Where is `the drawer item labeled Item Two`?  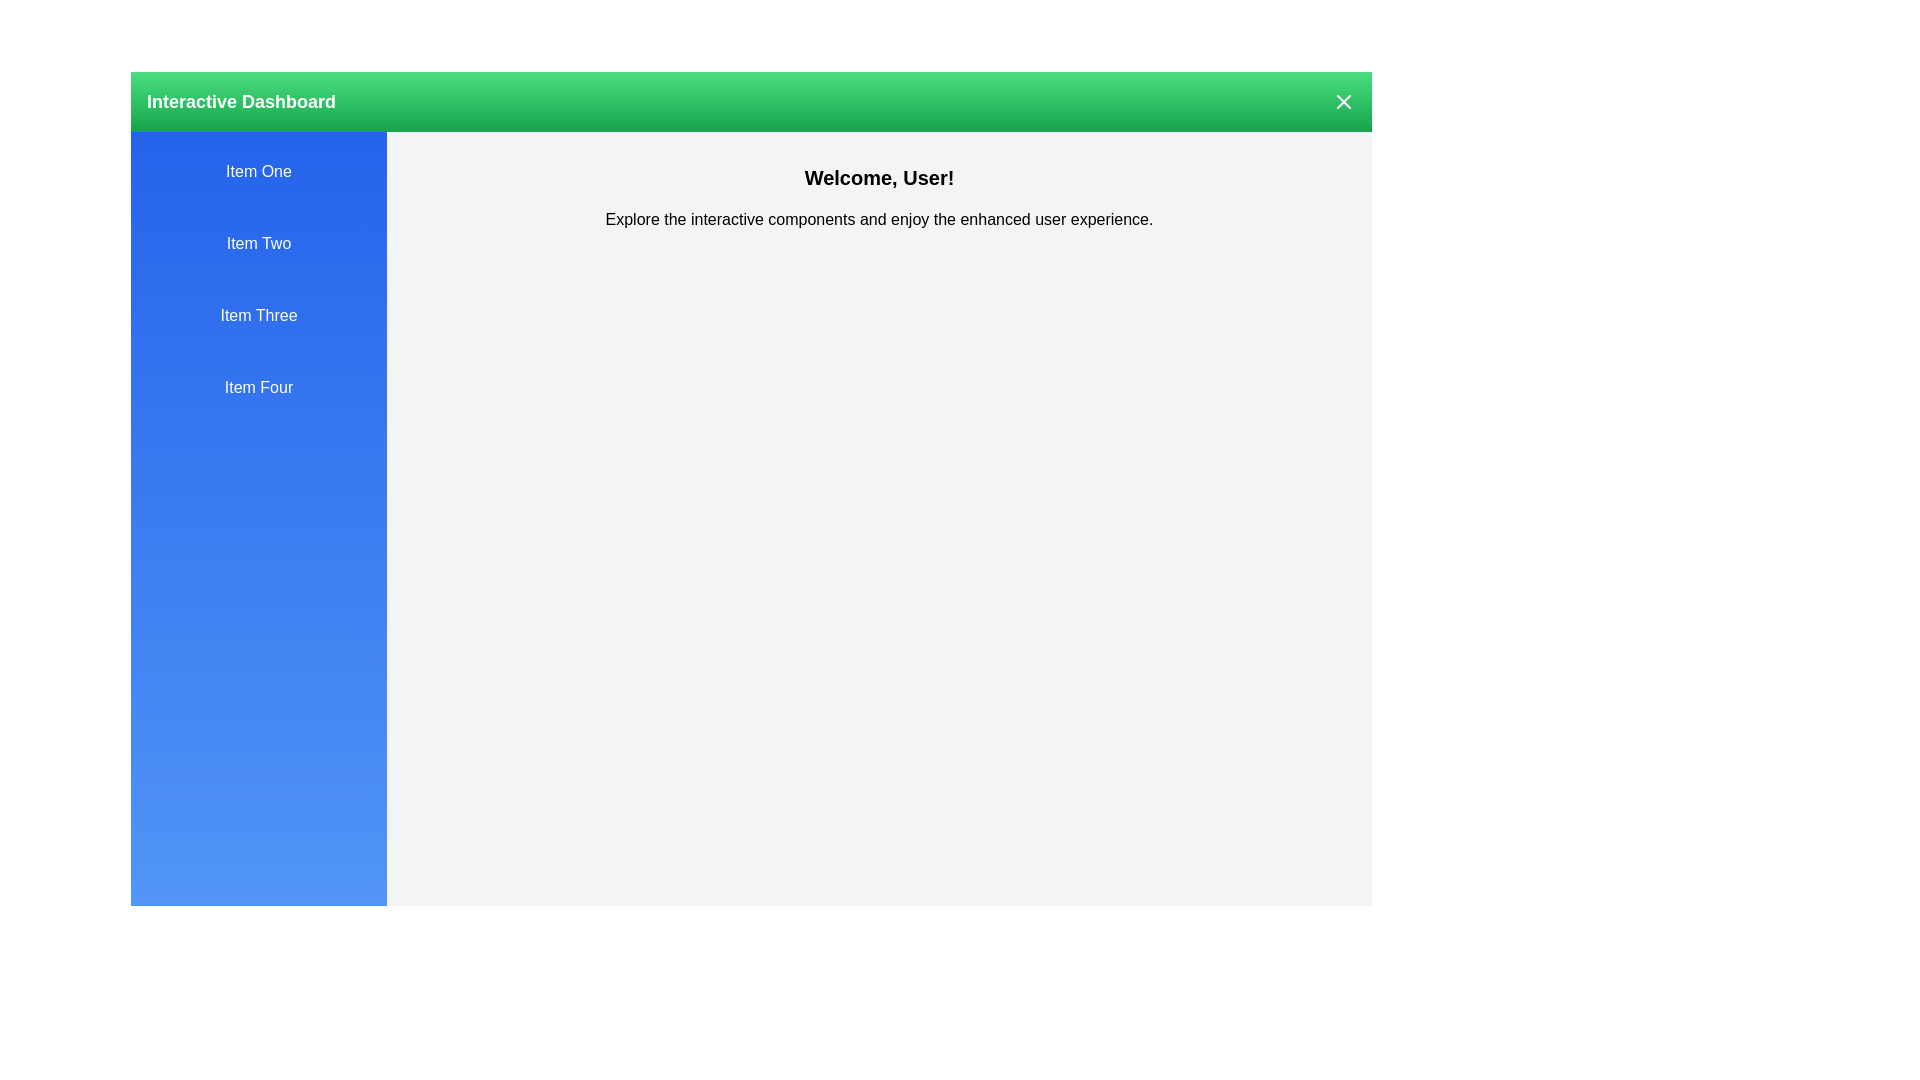
the drawer item labeled Item Two is located at coordinates (258, 242).